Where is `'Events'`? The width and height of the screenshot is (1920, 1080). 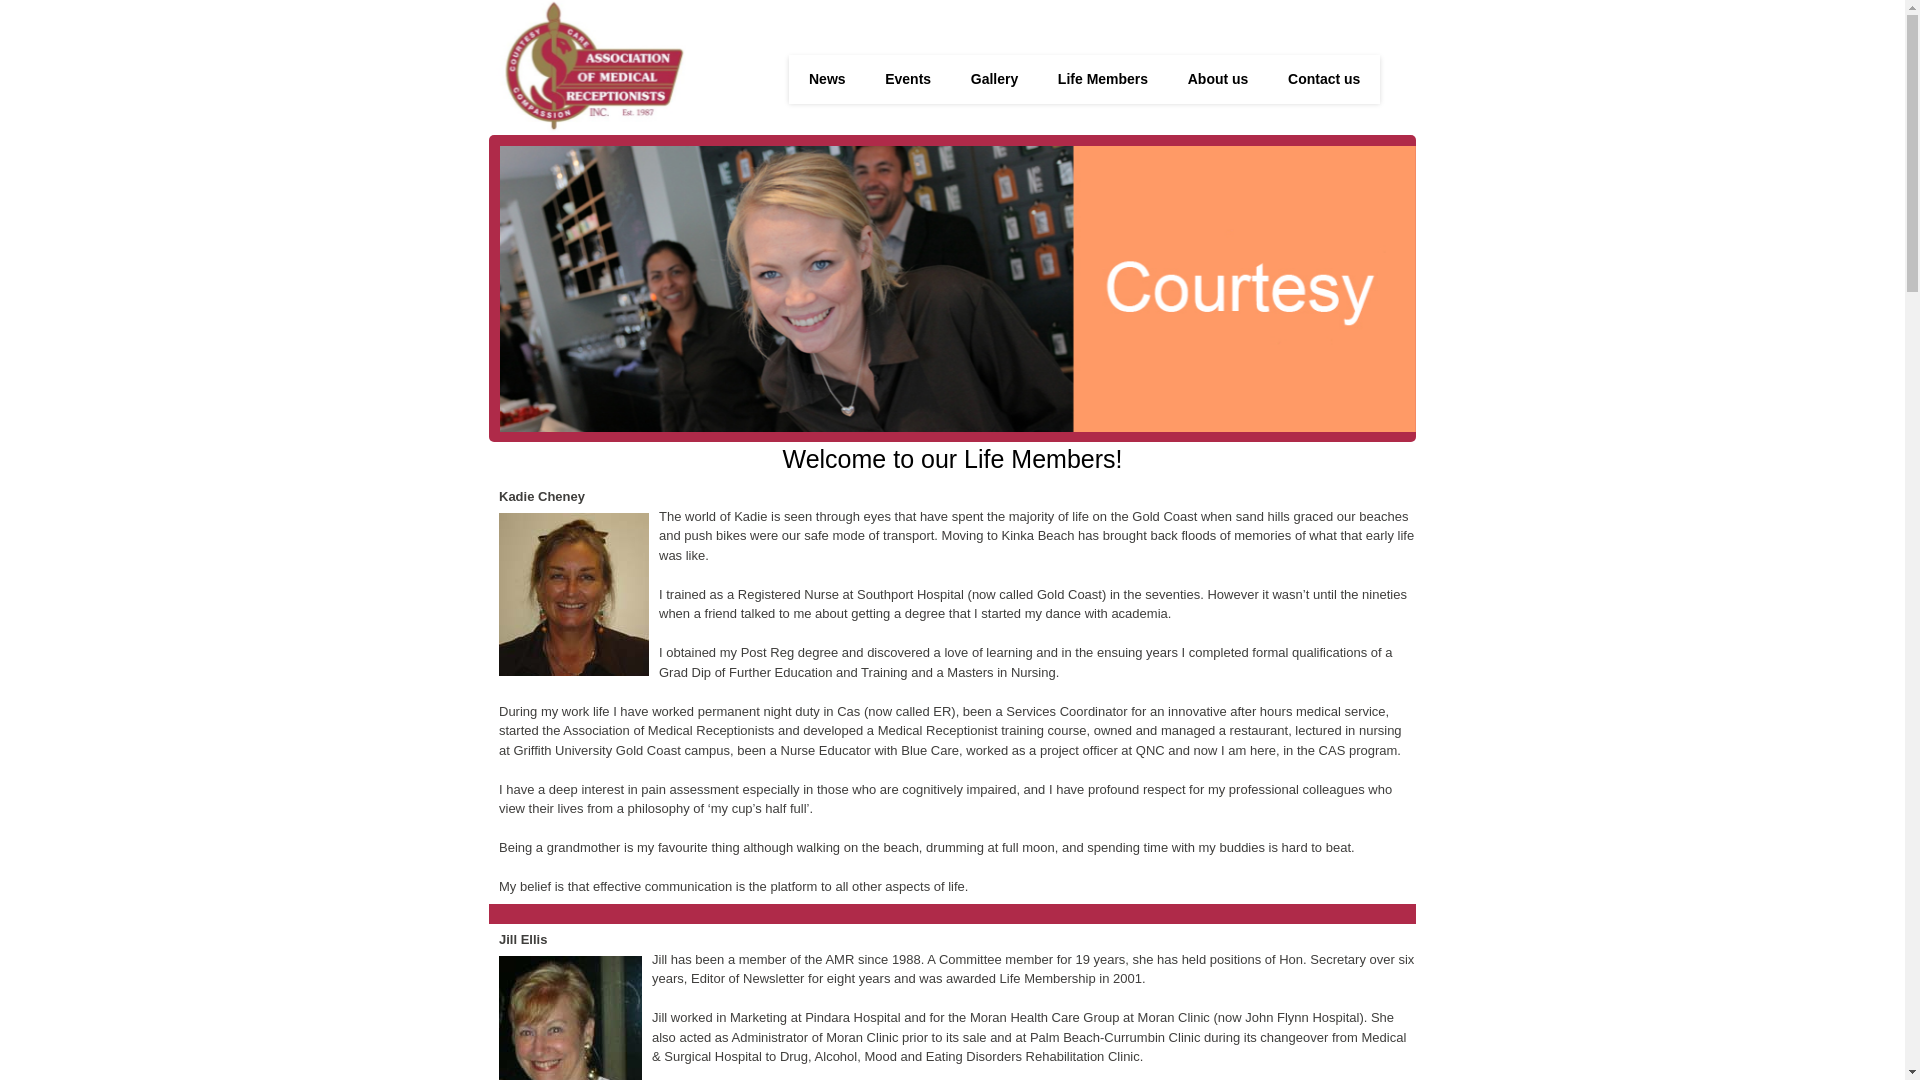
'Events' is located at coordinates (905, 78).